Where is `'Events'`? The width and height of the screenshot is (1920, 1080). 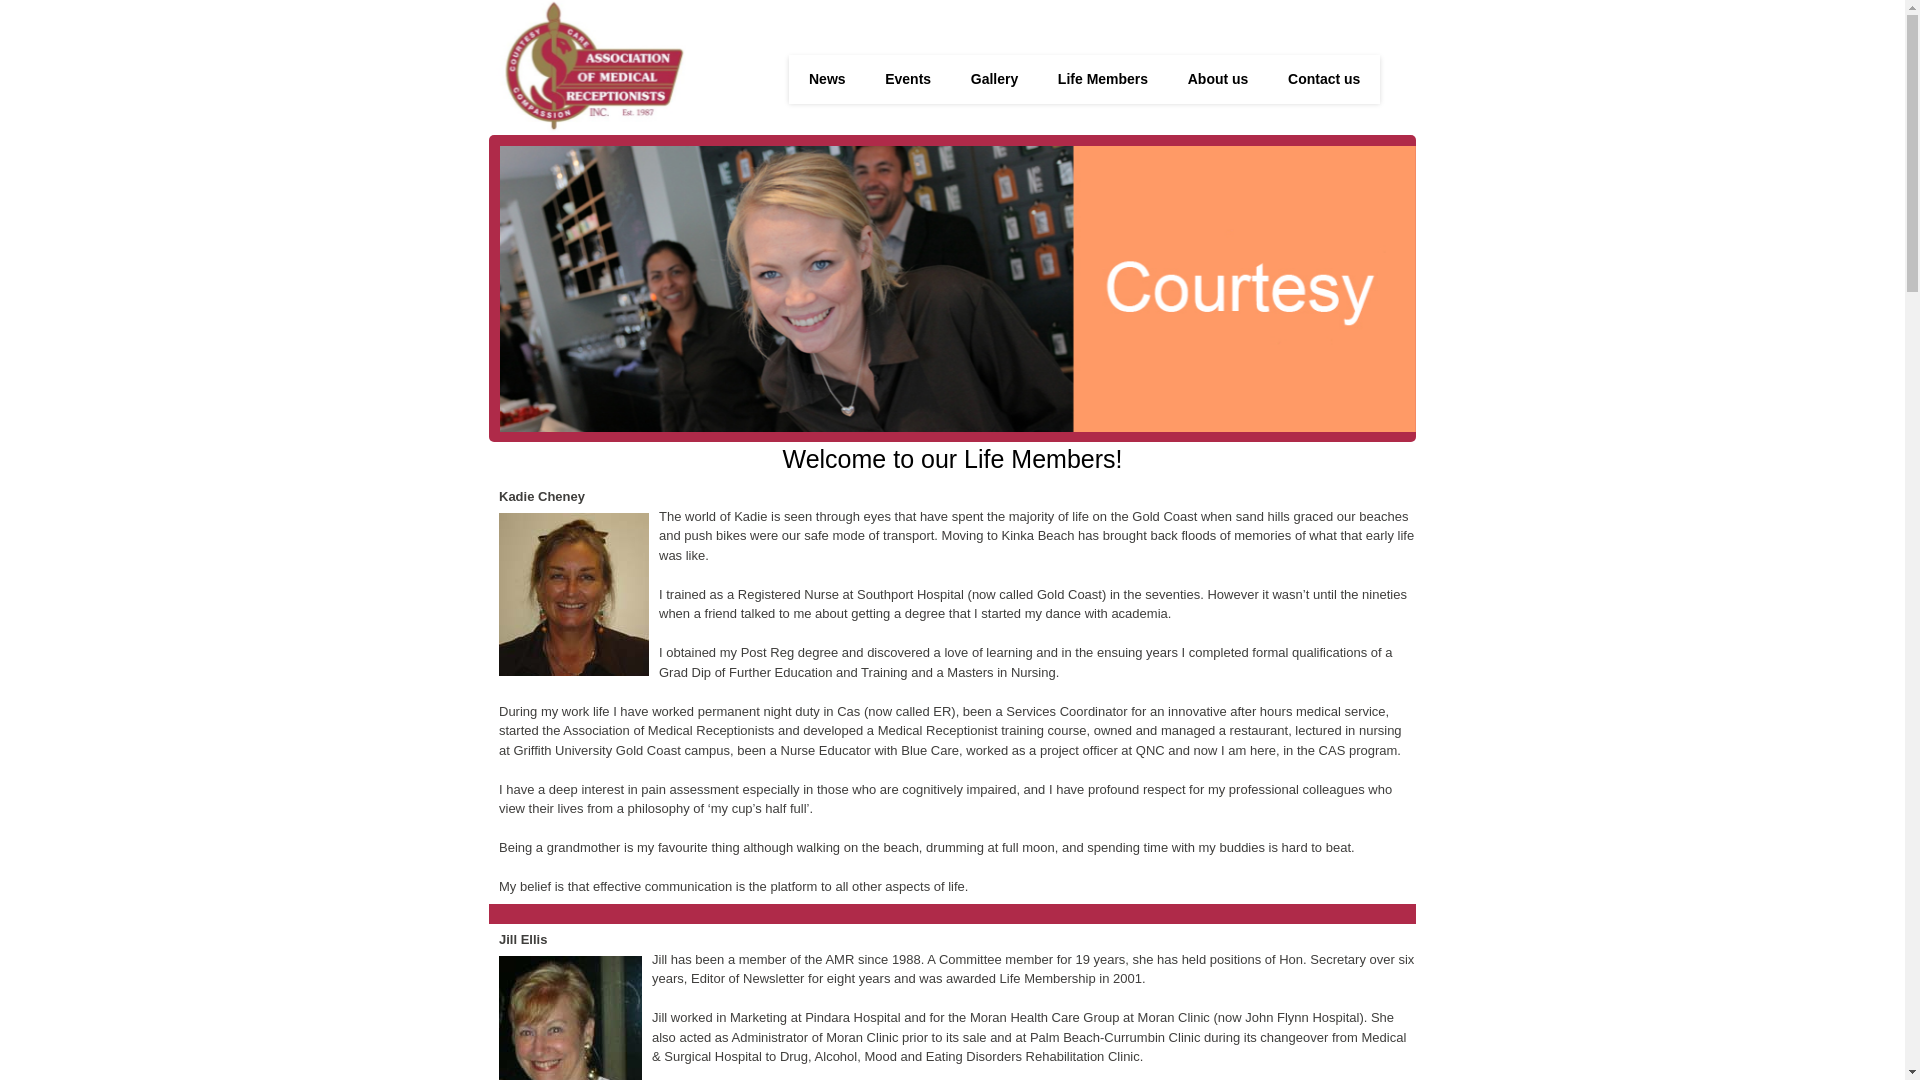
'Events' is located at coordinates (905, 78).